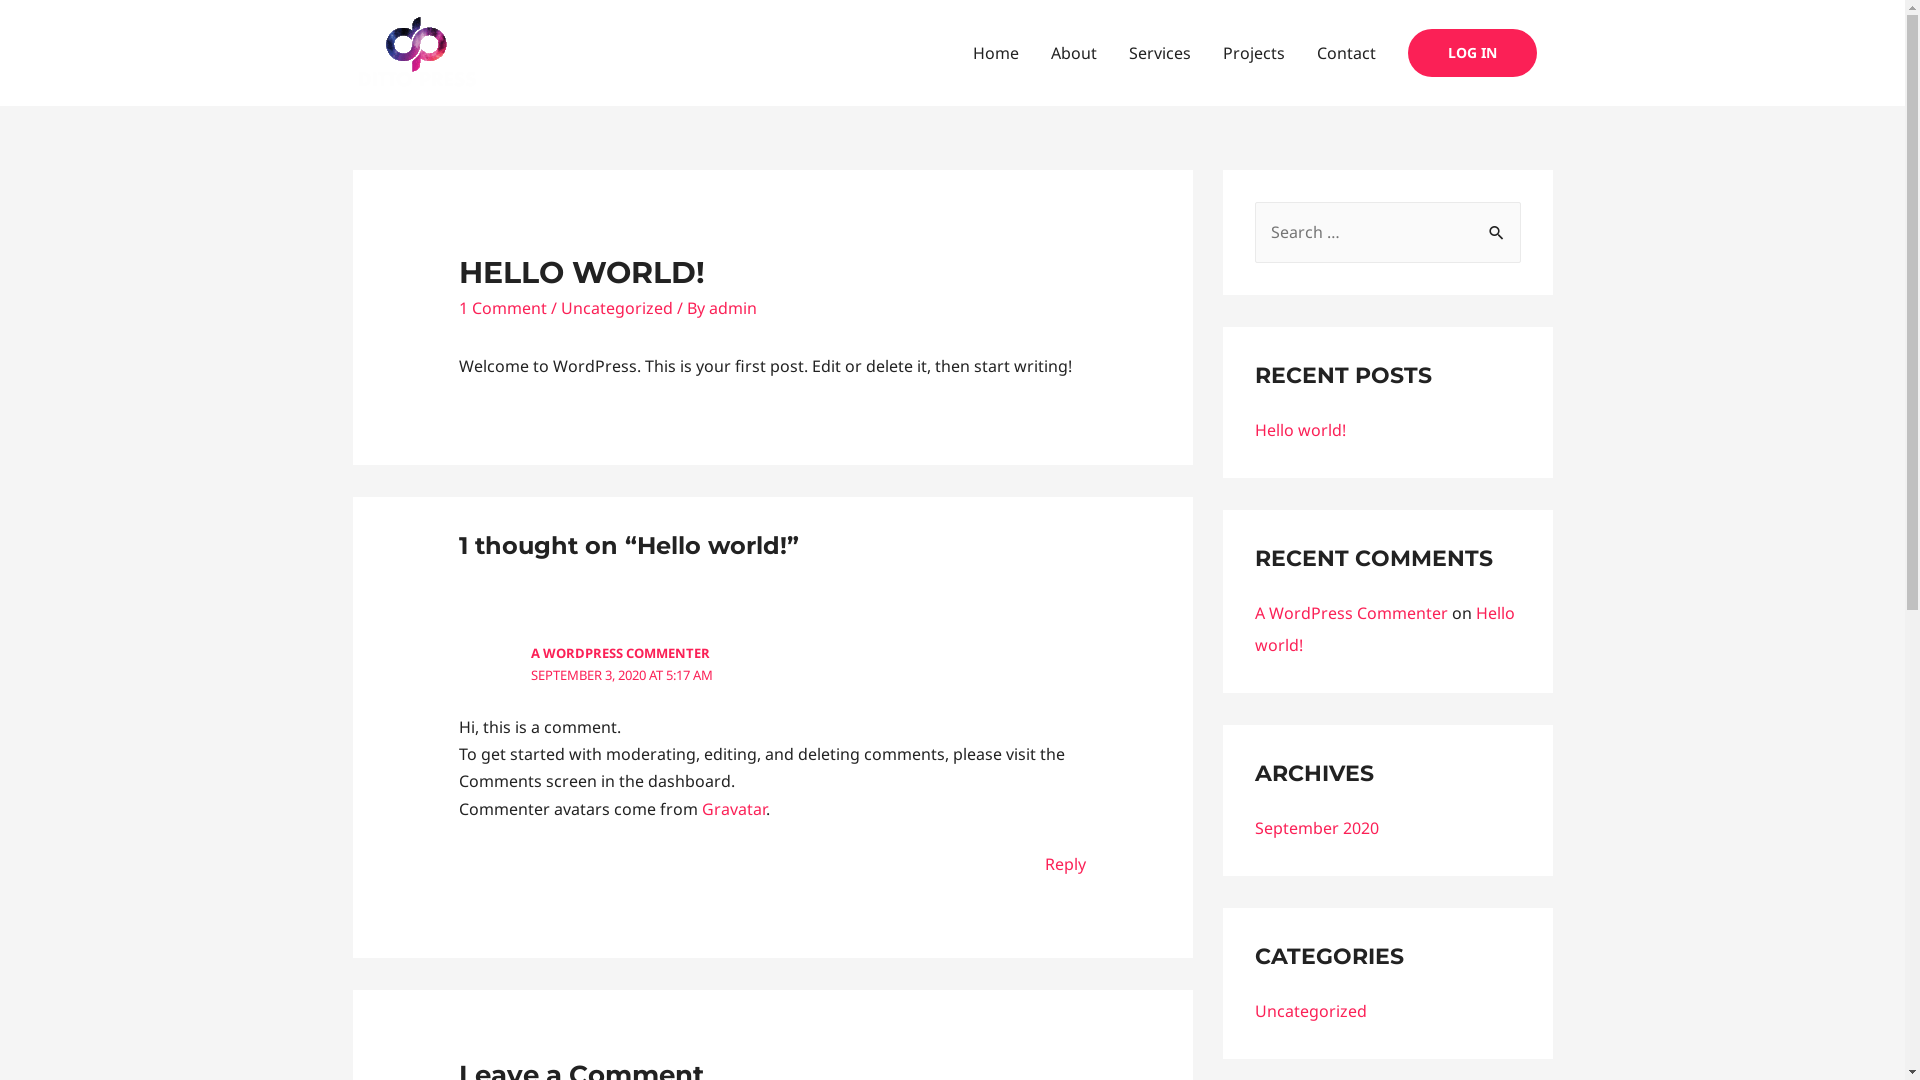 This screenshot has width=1920, height=1080. What do you see at coordinates (1498, 223) in the screenshot?
I see `'Search'` at bounding box center [1498, 223].